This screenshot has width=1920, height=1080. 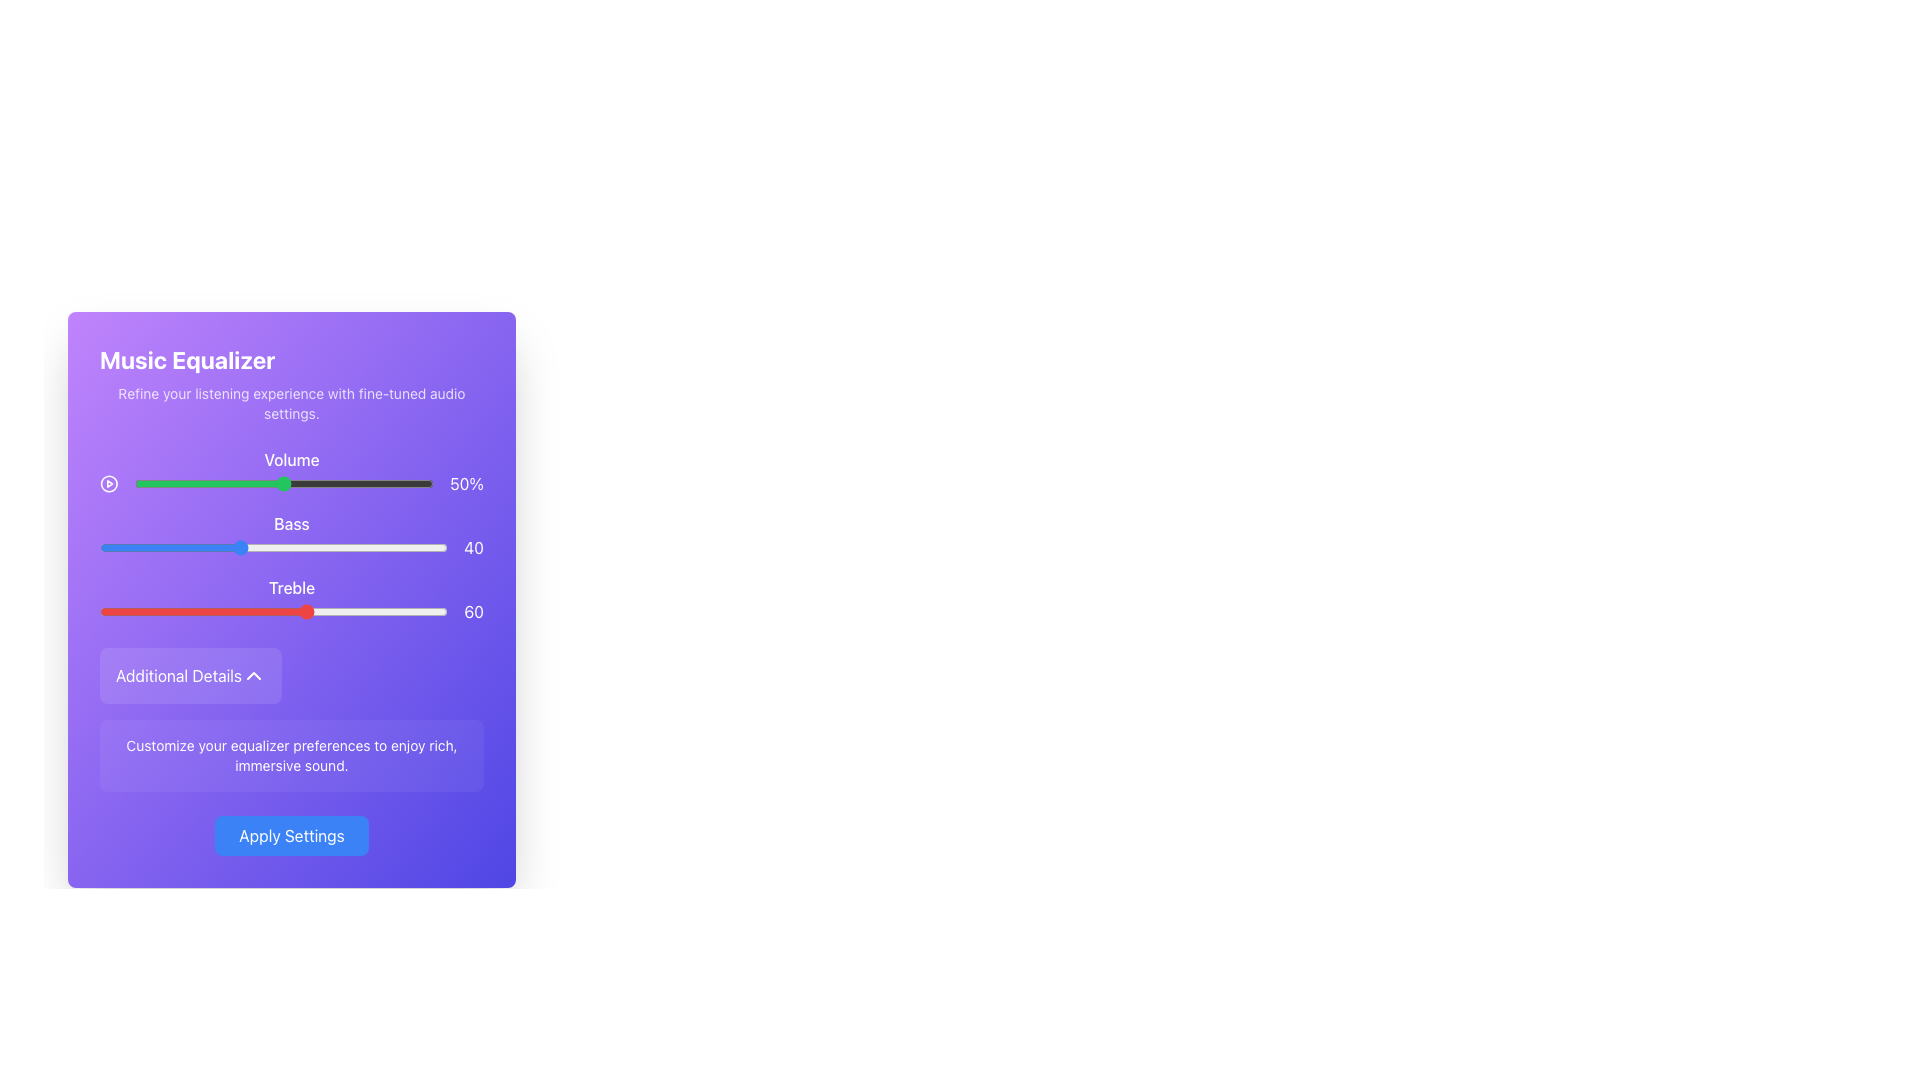 I want to click on the slider, so click(x=161, y=483).